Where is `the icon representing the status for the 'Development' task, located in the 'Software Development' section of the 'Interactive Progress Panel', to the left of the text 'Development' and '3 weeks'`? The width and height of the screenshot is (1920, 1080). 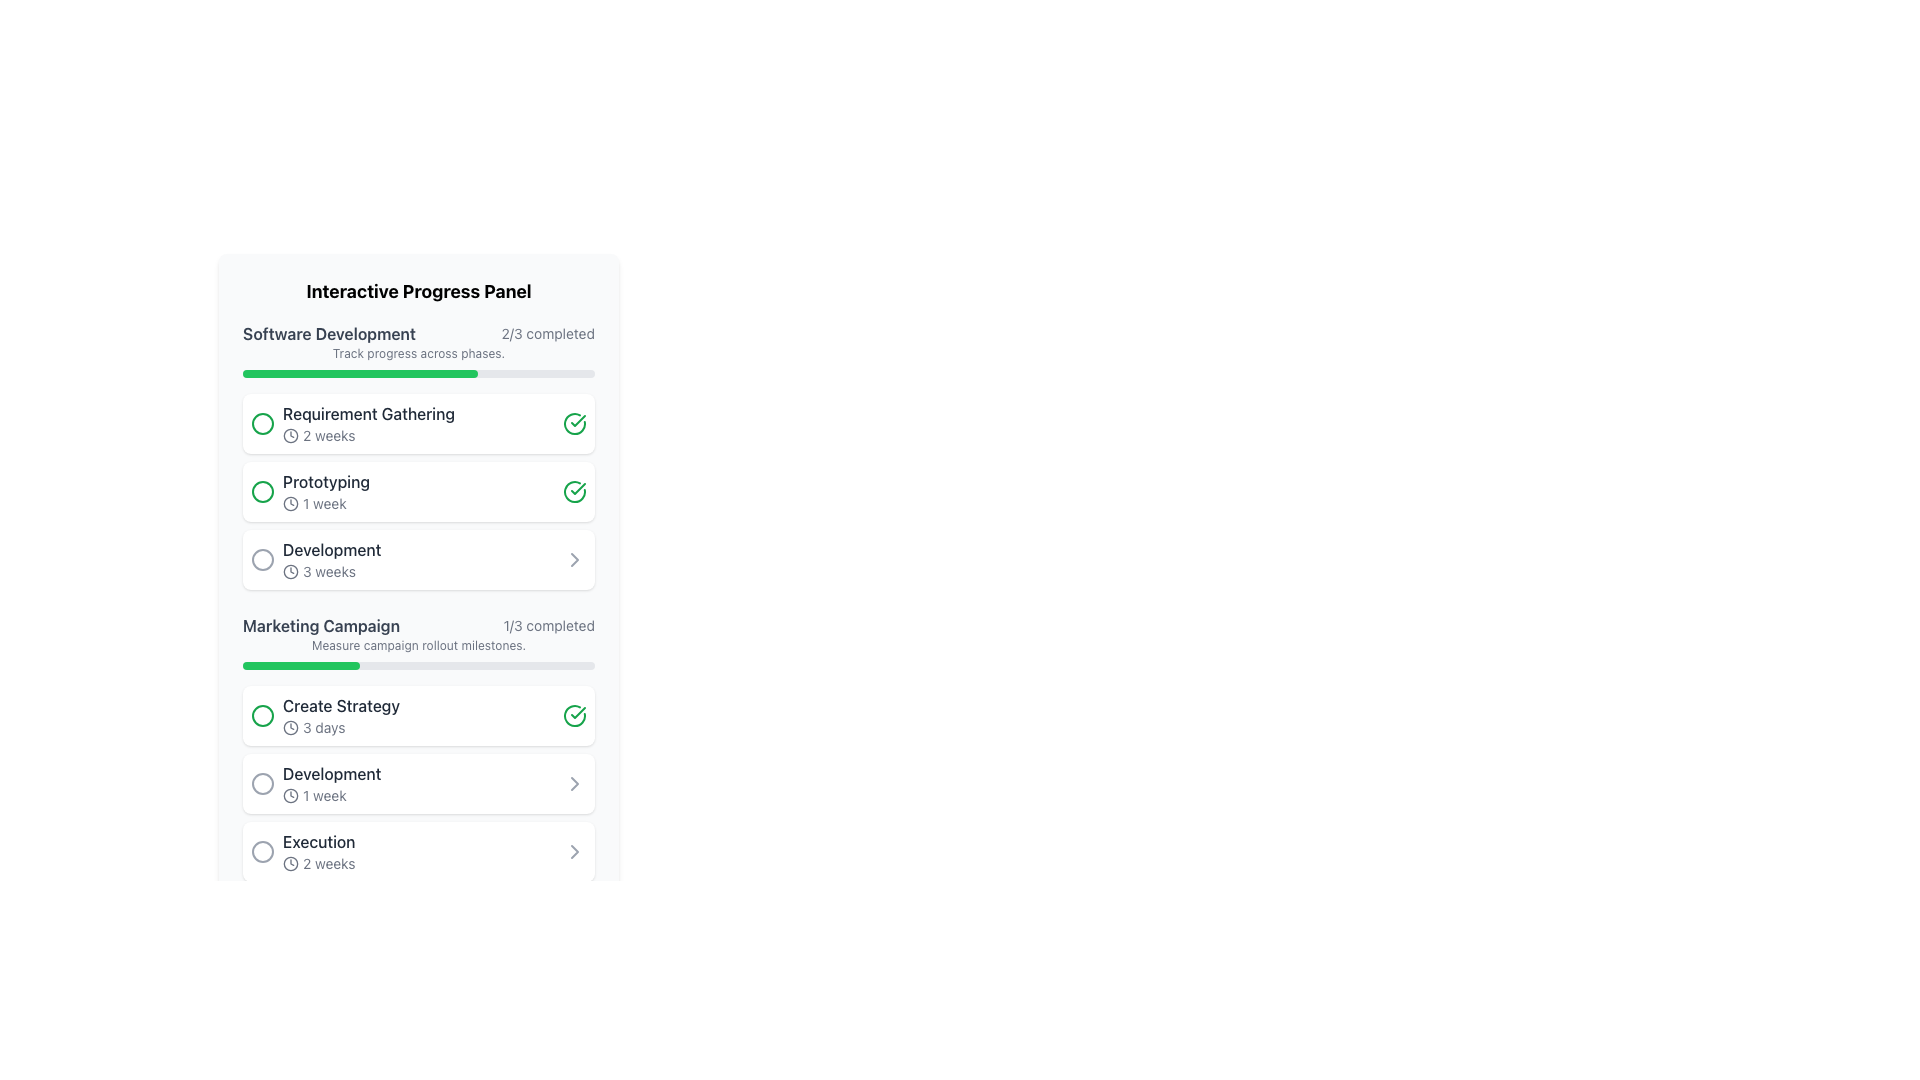
the icon representing the status for the 'Development' task, located in the 'Software Development' section of the 'Interactive Progress Panel', to the left of the text 'Development' and '3 weeks' is located at coordinates (262, 559).